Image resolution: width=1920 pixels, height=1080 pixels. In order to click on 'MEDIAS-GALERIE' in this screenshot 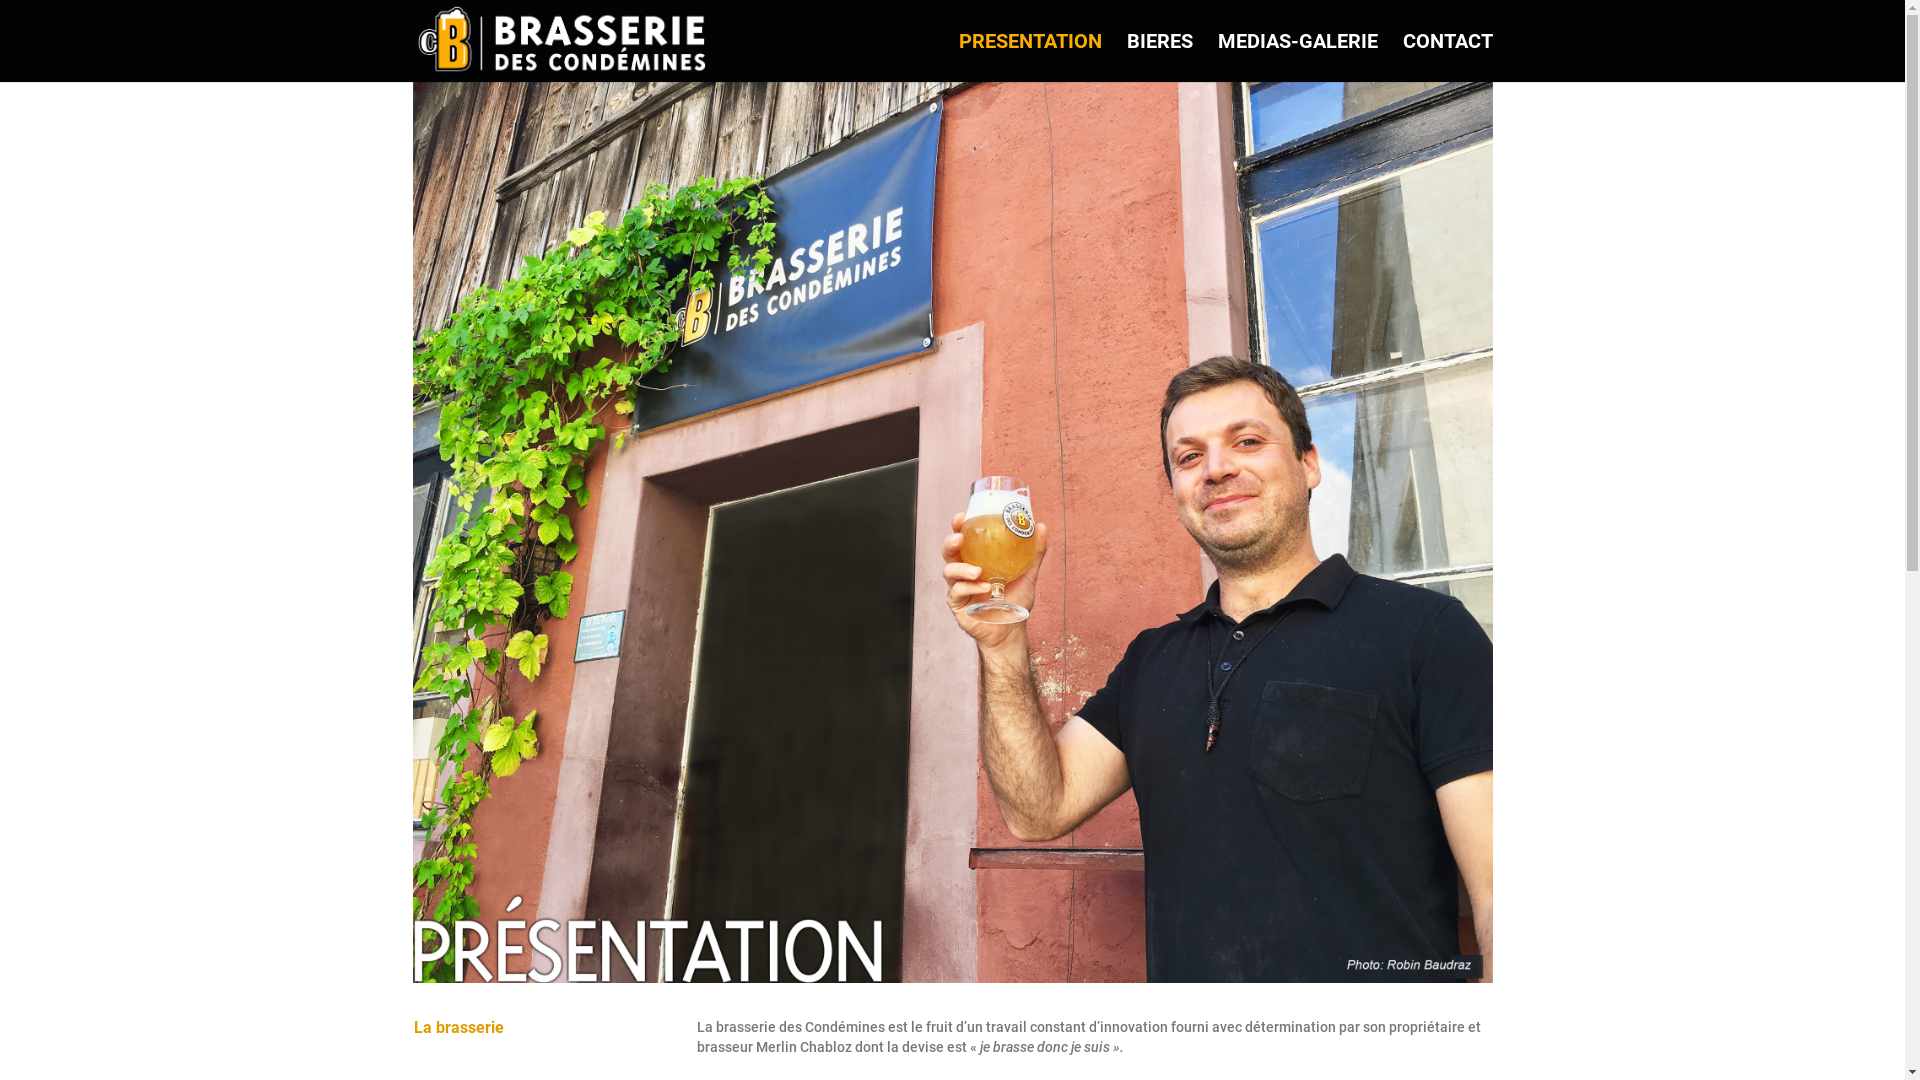, I will do `click(1217, 56)`.